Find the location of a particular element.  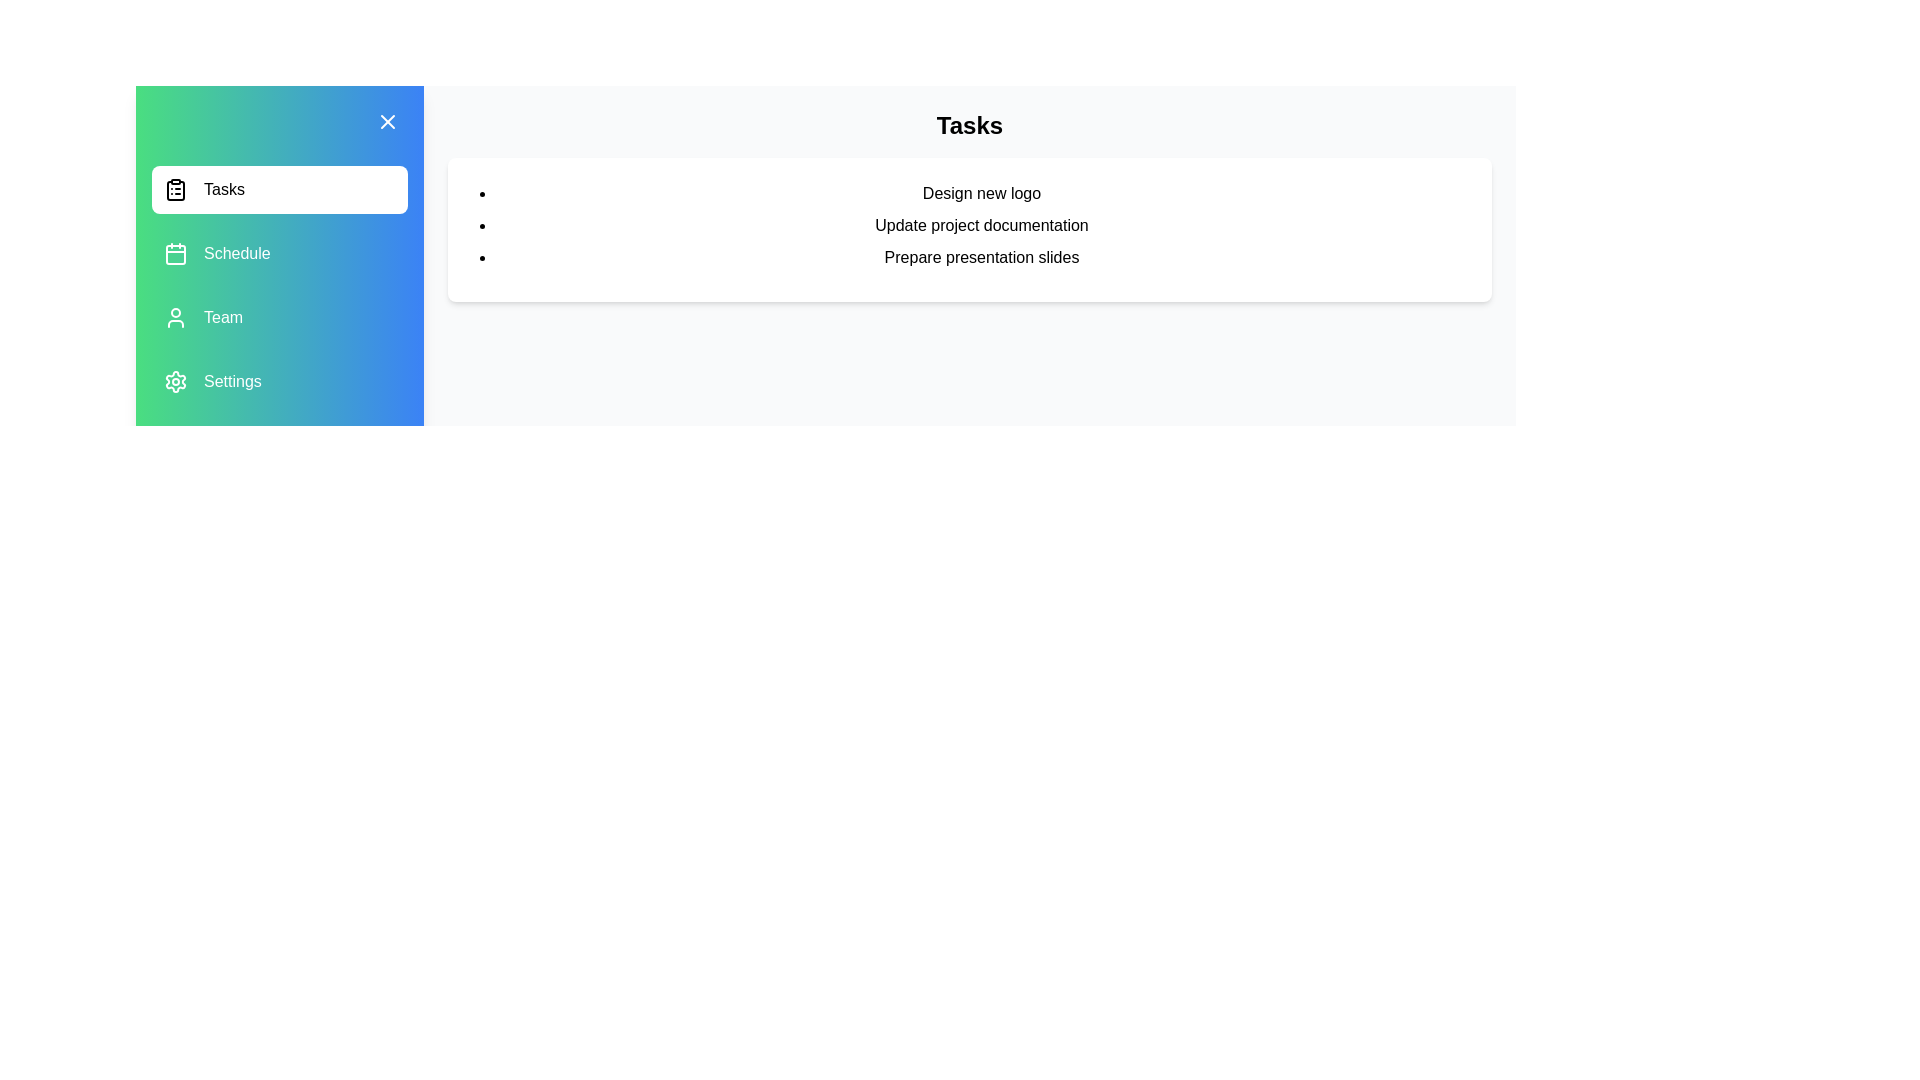

the menu item Schedule to observe the hover effect is located at coordinates (278, 253).